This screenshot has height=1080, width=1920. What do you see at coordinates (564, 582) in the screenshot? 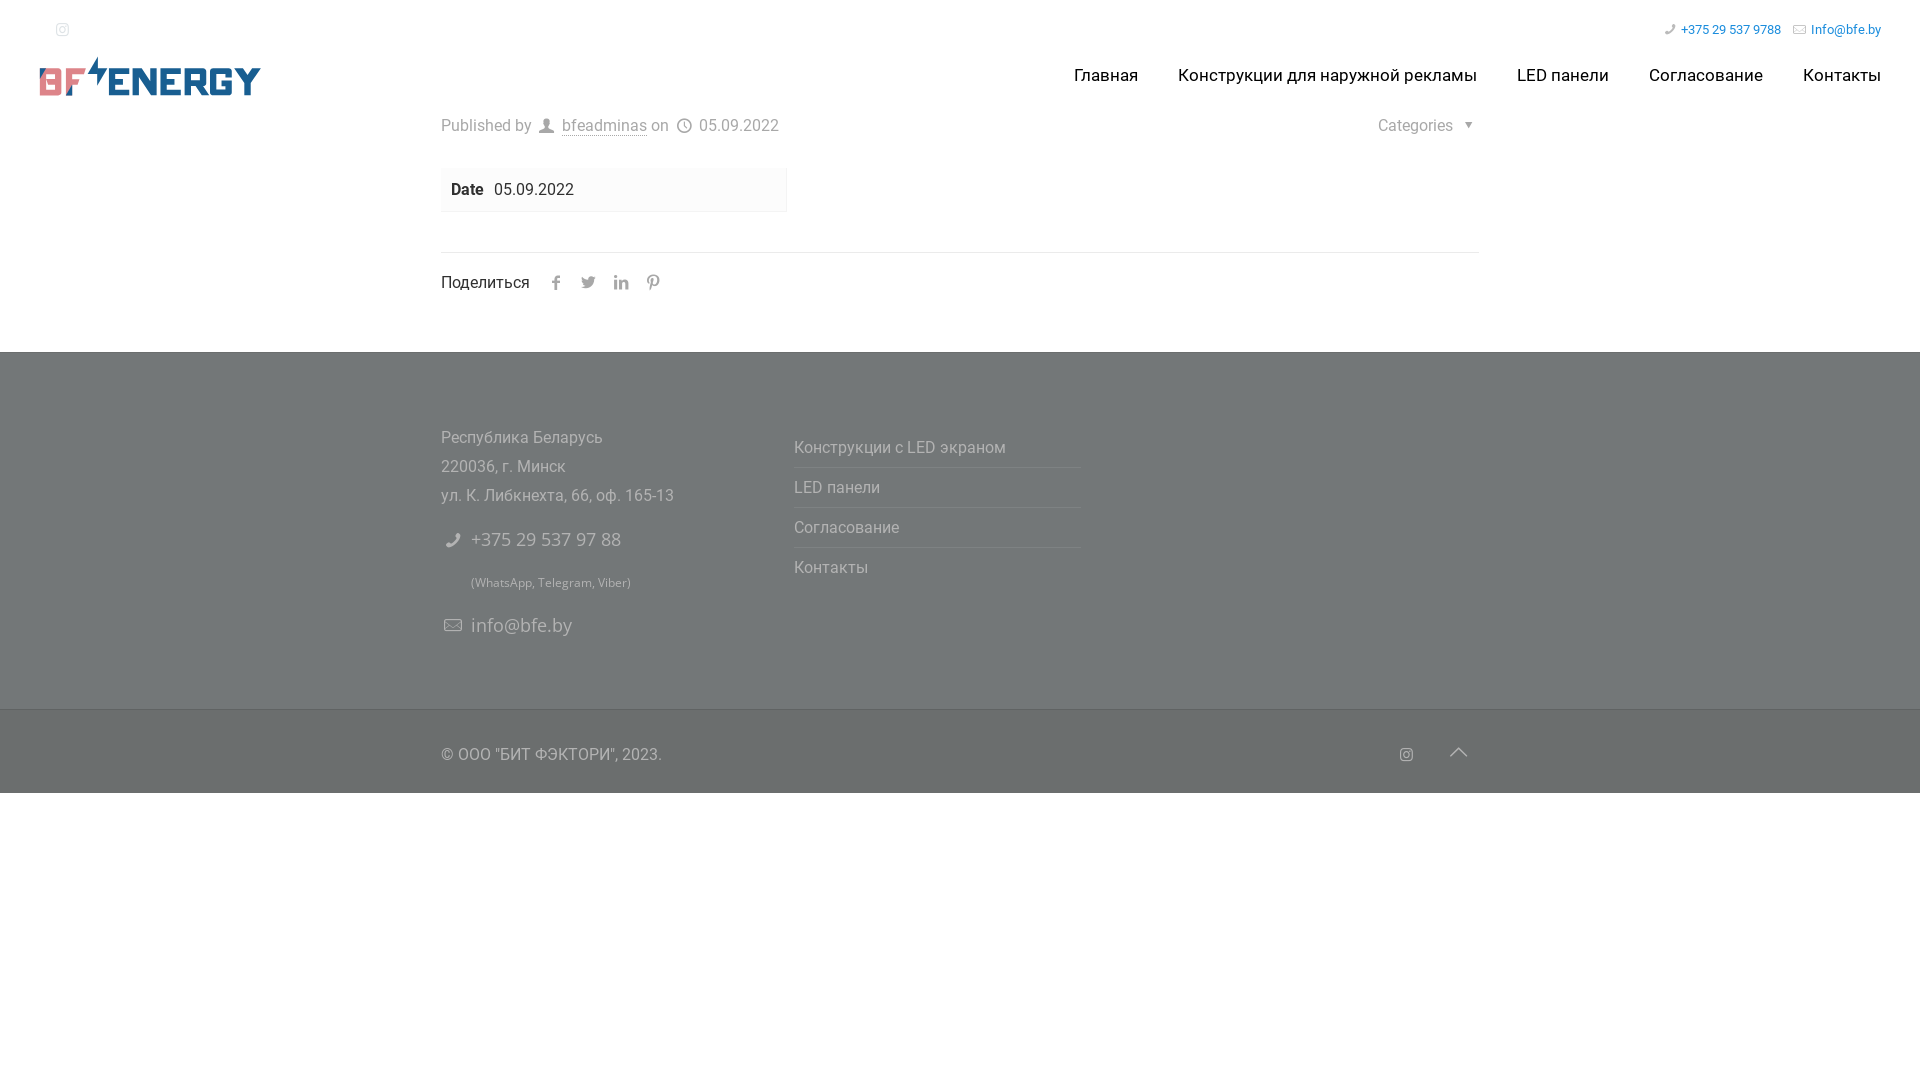
I see `'Telegram'` at bounding box center [564, 582].